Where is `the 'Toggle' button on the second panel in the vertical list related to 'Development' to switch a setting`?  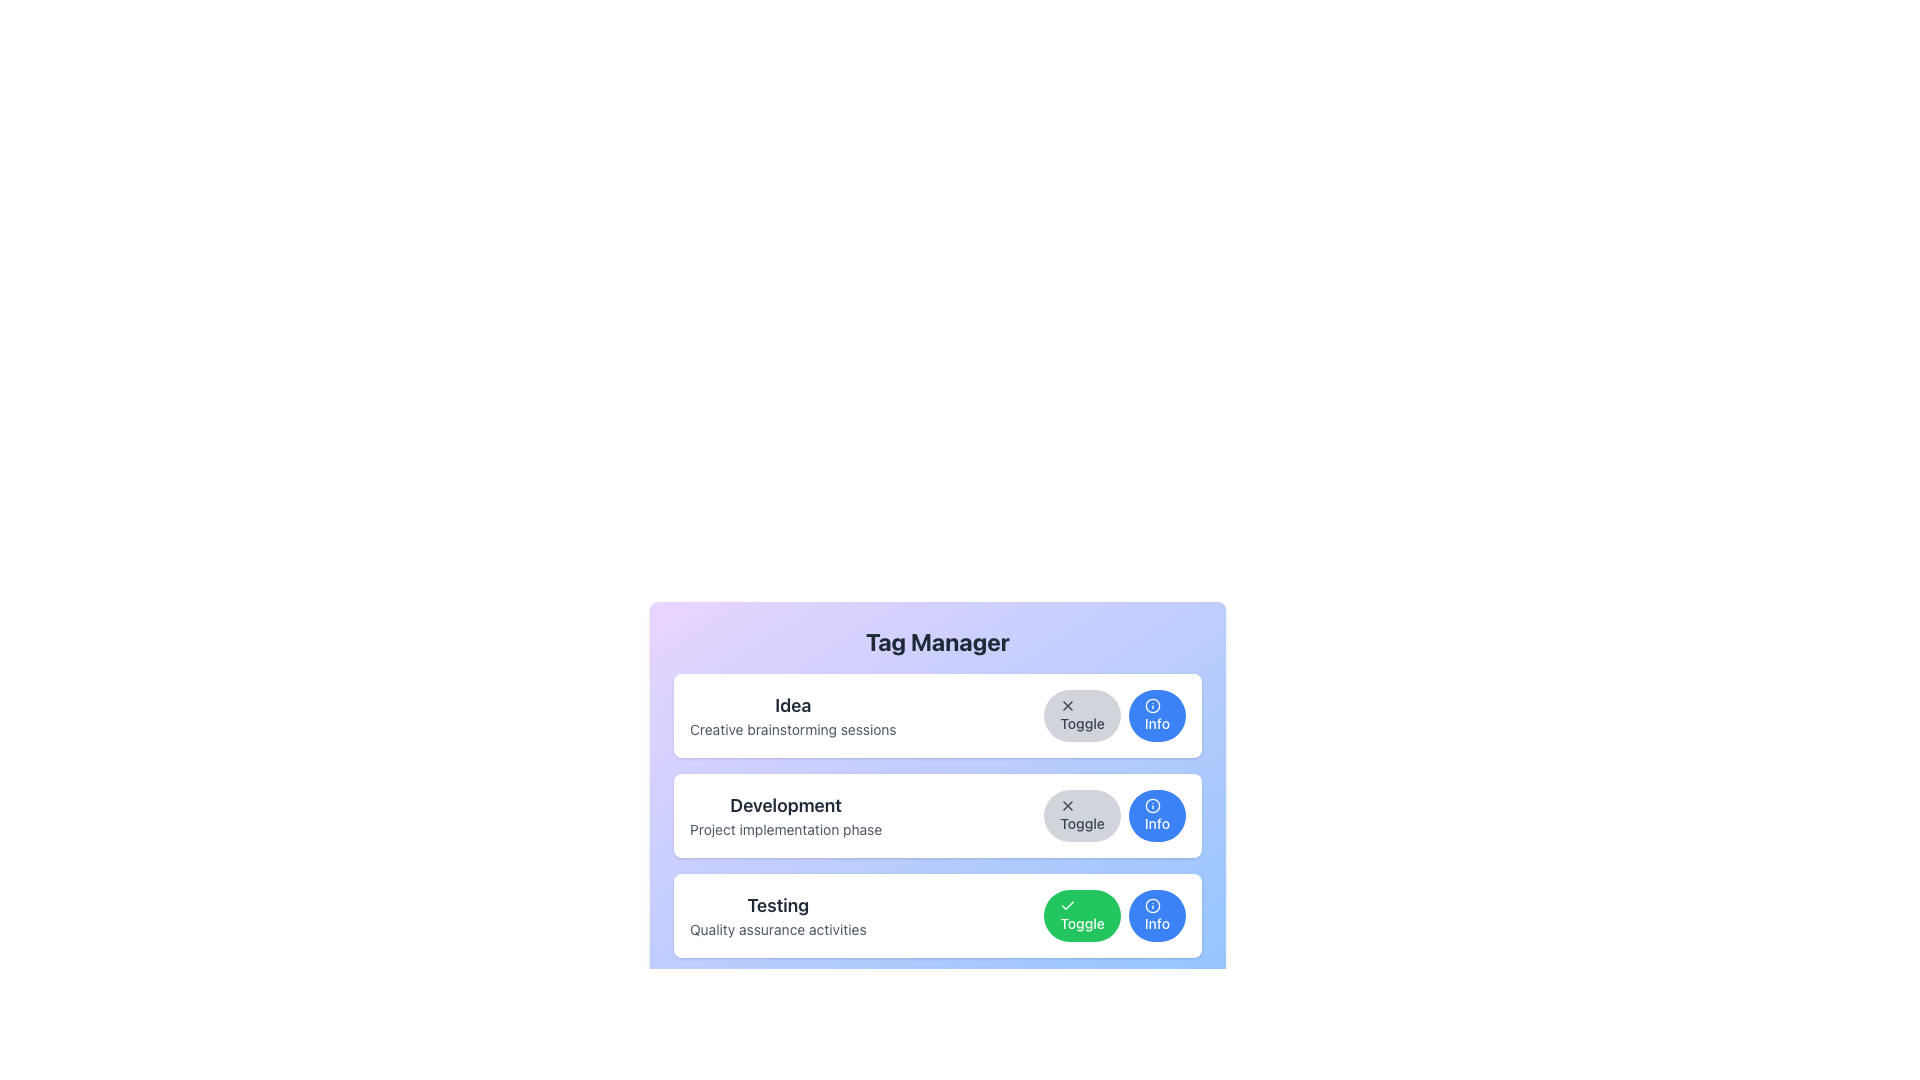 the 'Toggle' button on the second panel in the vertical list related to 'Development' to switch a setting is located at coordinates (936, 816).